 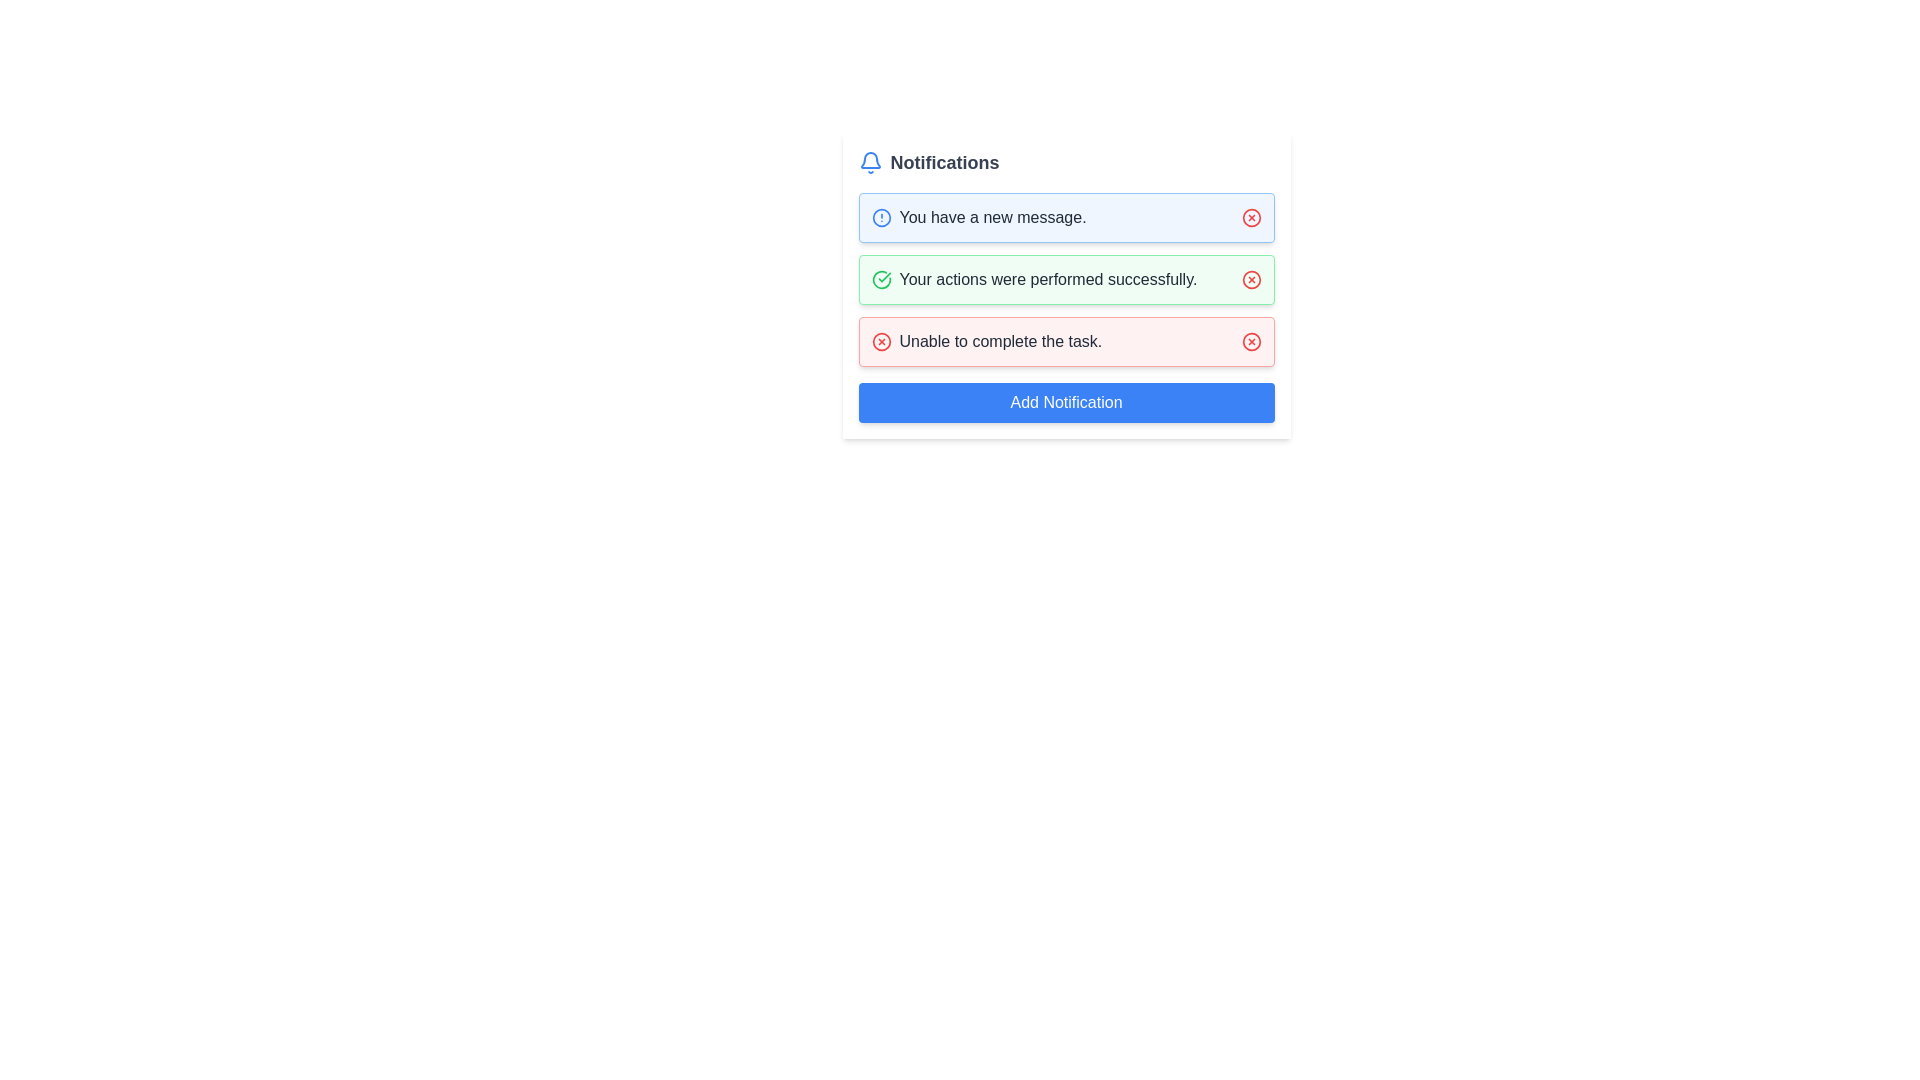 What do you see at coordinates (986, 341) in the screenshot?
I see `error notification message displayed as the third item in the notification list` at bounding box center [986, 341].